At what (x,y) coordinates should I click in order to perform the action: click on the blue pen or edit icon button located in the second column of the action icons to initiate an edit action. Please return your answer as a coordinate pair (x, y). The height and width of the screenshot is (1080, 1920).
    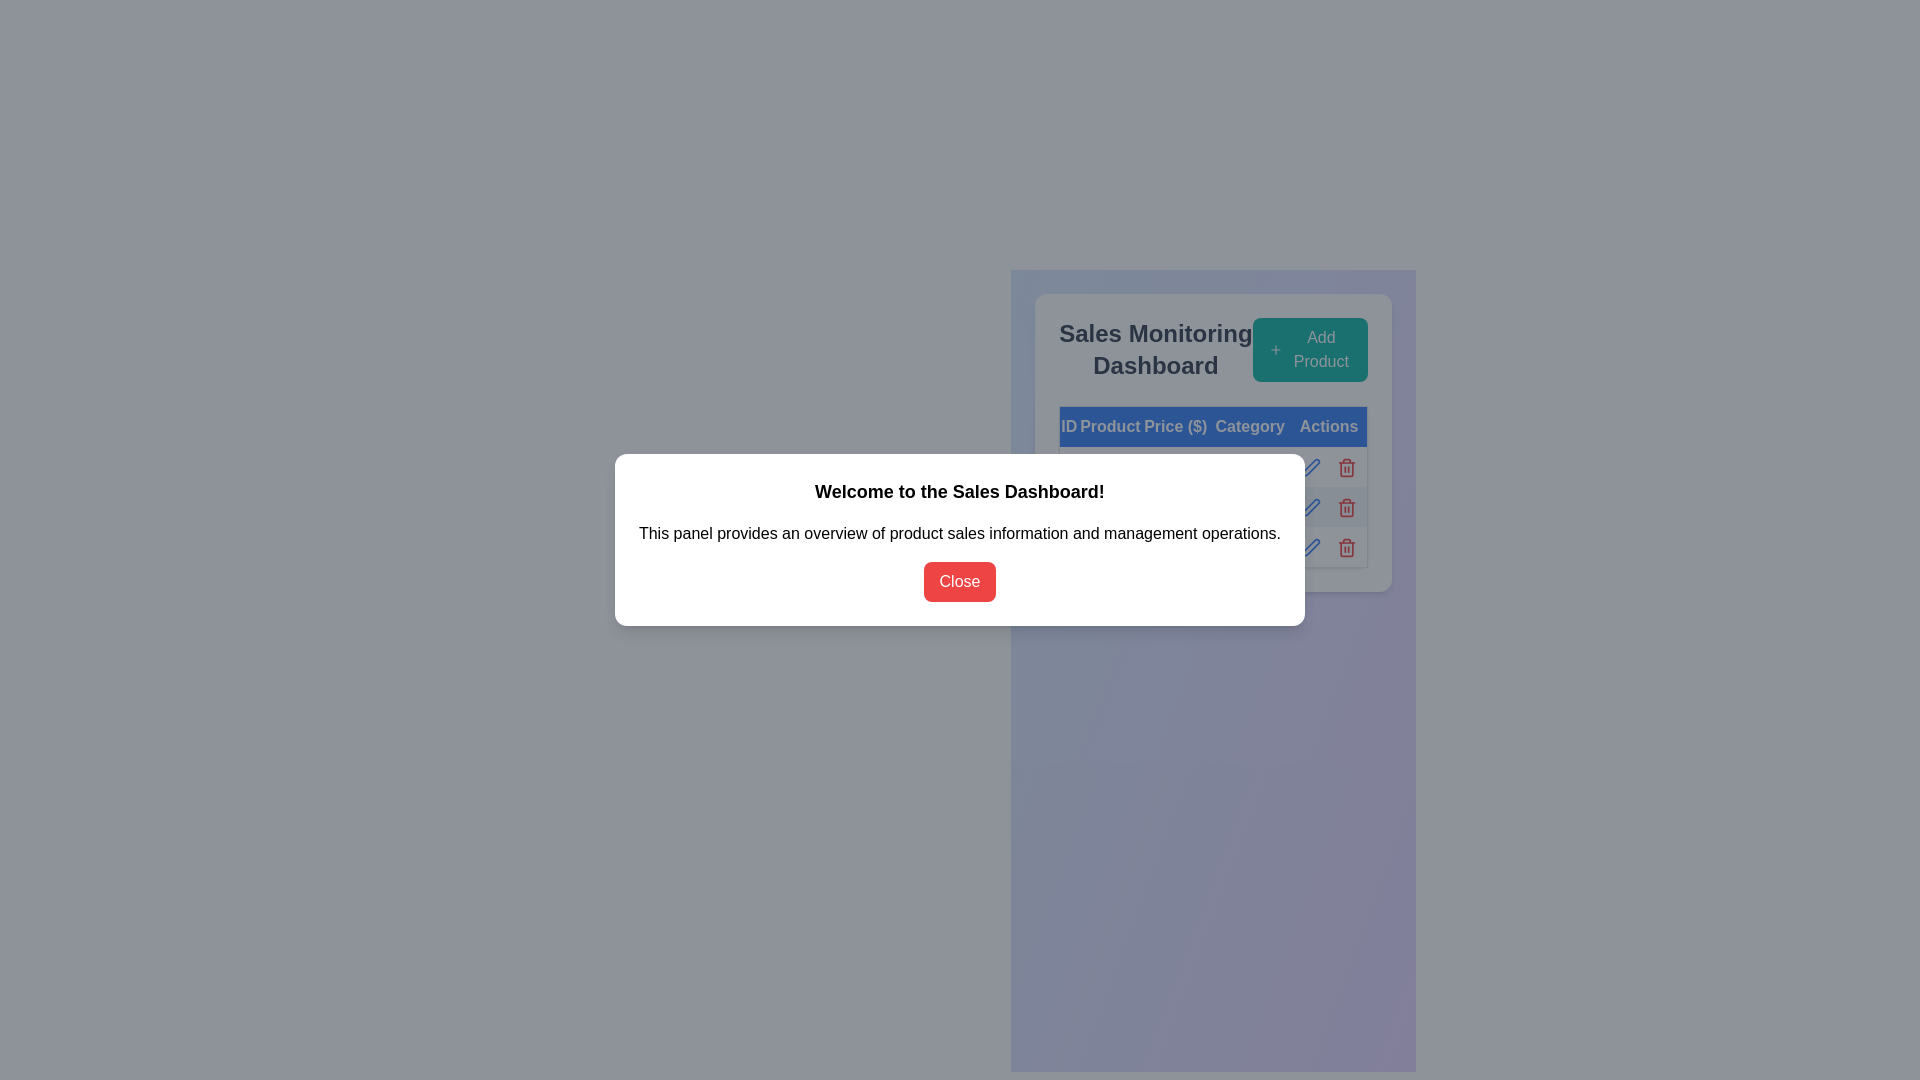
    Looking at the image, I should click on (1310, 466).